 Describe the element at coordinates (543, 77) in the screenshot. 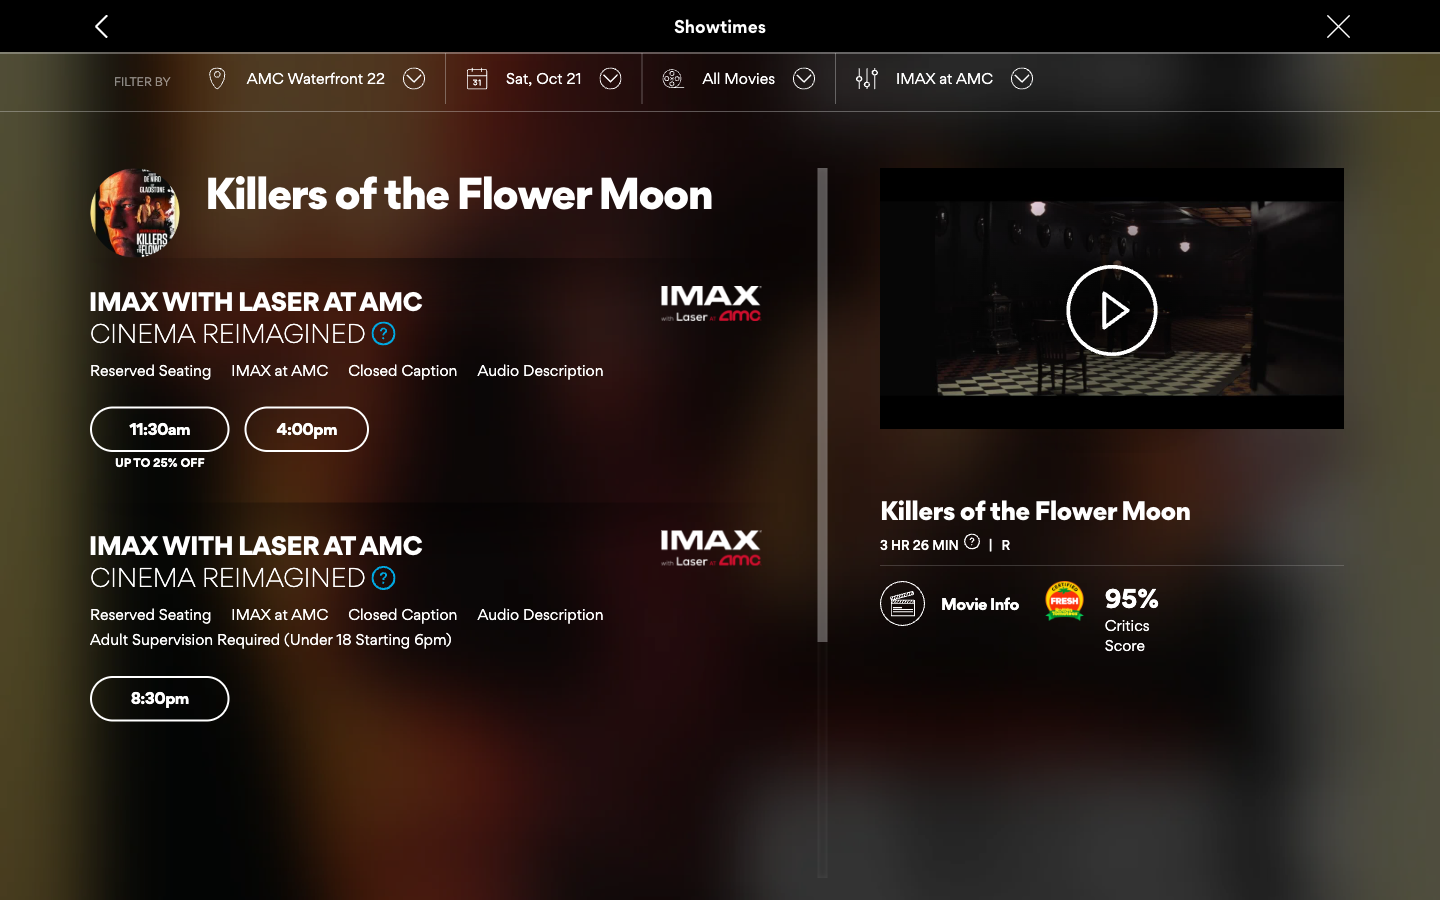

I see `Update the calendar with a new date` at that location.